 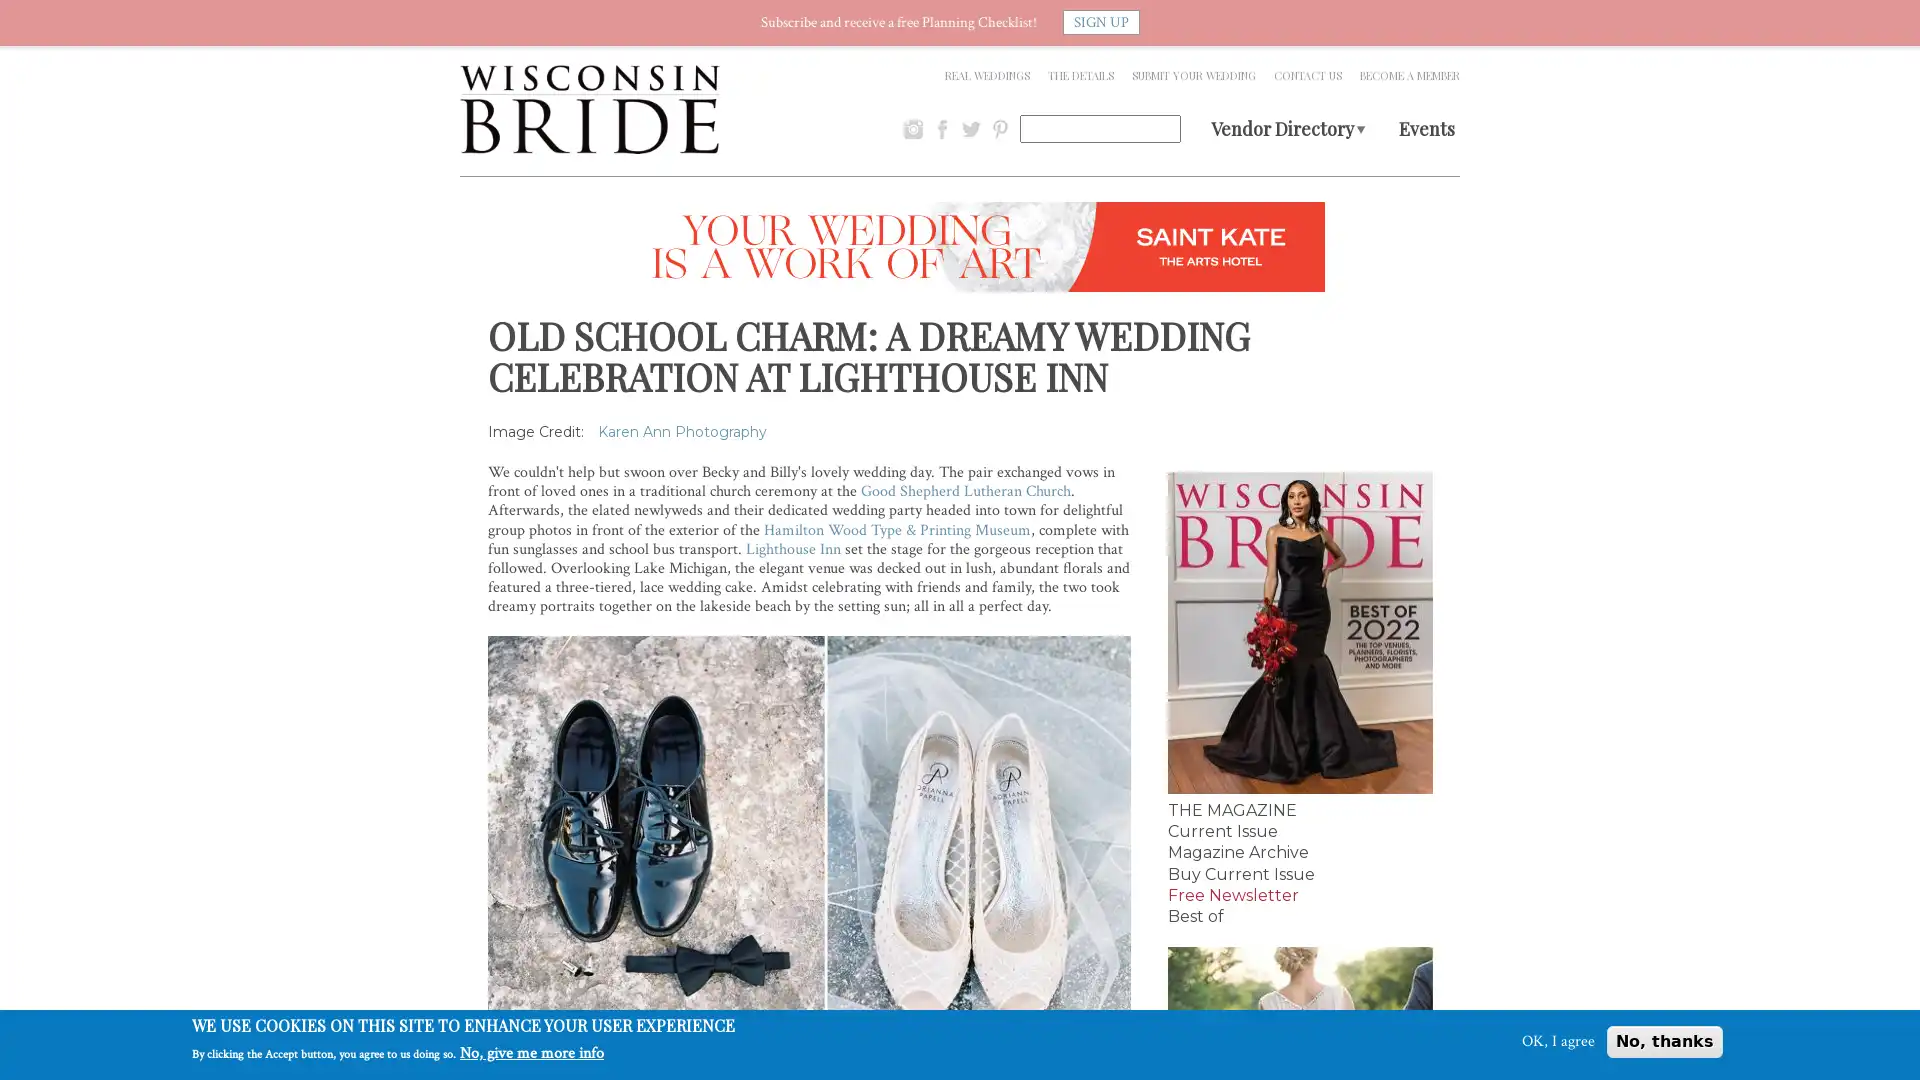 What do you see at coordinates (1665, 1040) in the screenshot?
I see `No, thanks` at bounding box center [1665, 1040].